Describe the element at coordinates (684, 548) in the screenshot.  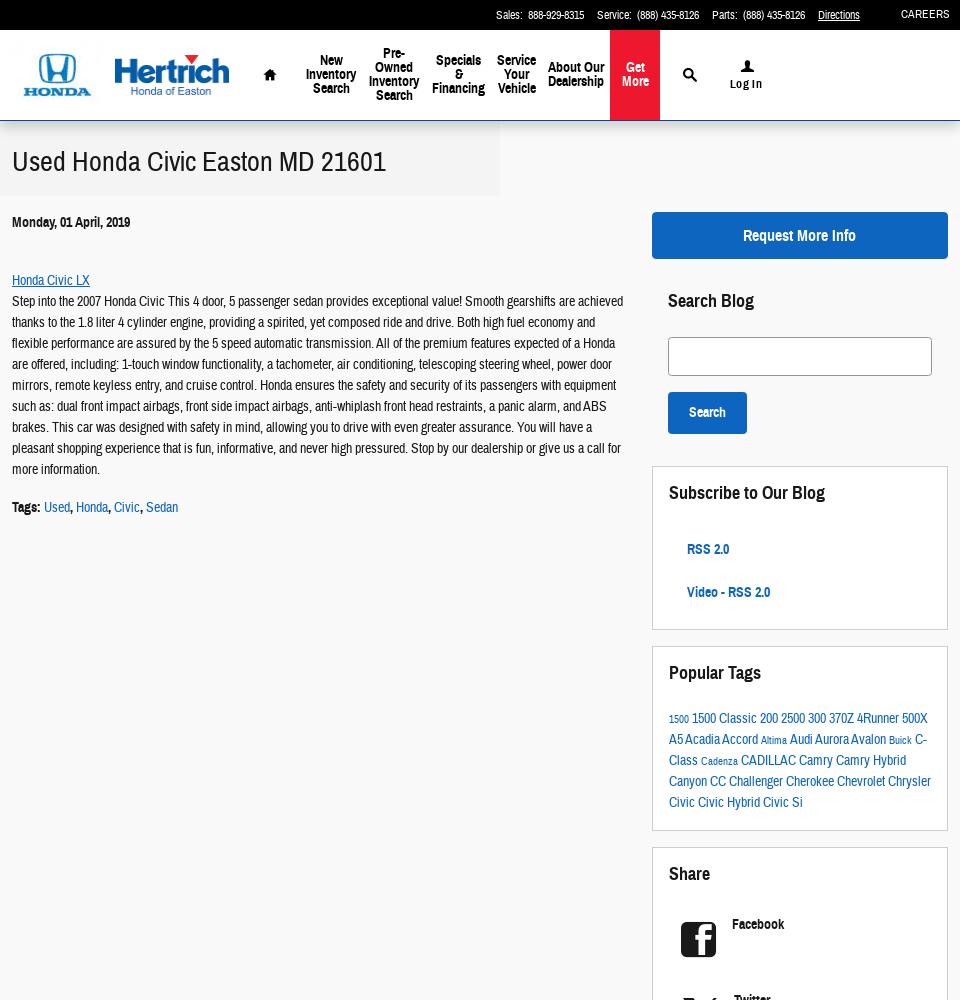
I see `'RSS 2.0'` at that location.